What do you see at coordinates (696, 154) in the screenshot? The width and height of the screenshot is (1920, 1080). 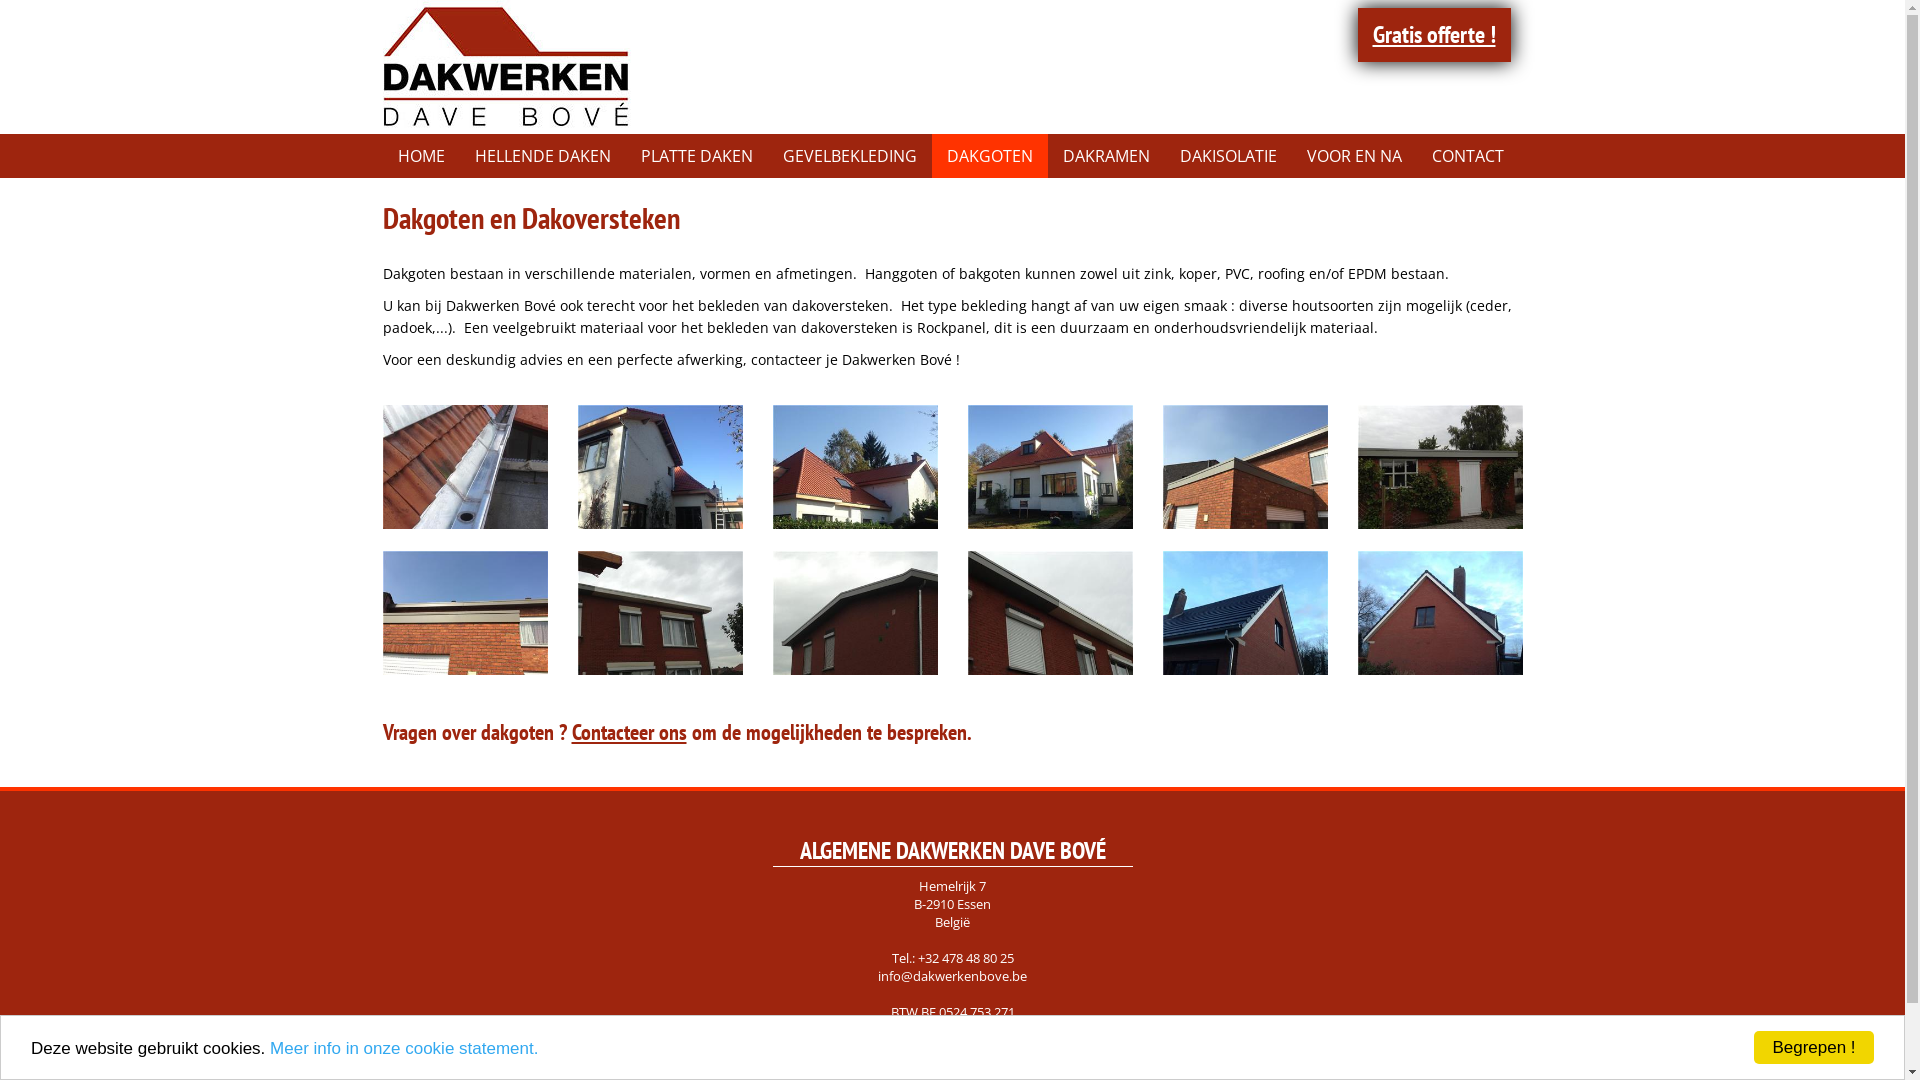 I see `'PLATTE DAKEN'` at bounding box center [696, 154].